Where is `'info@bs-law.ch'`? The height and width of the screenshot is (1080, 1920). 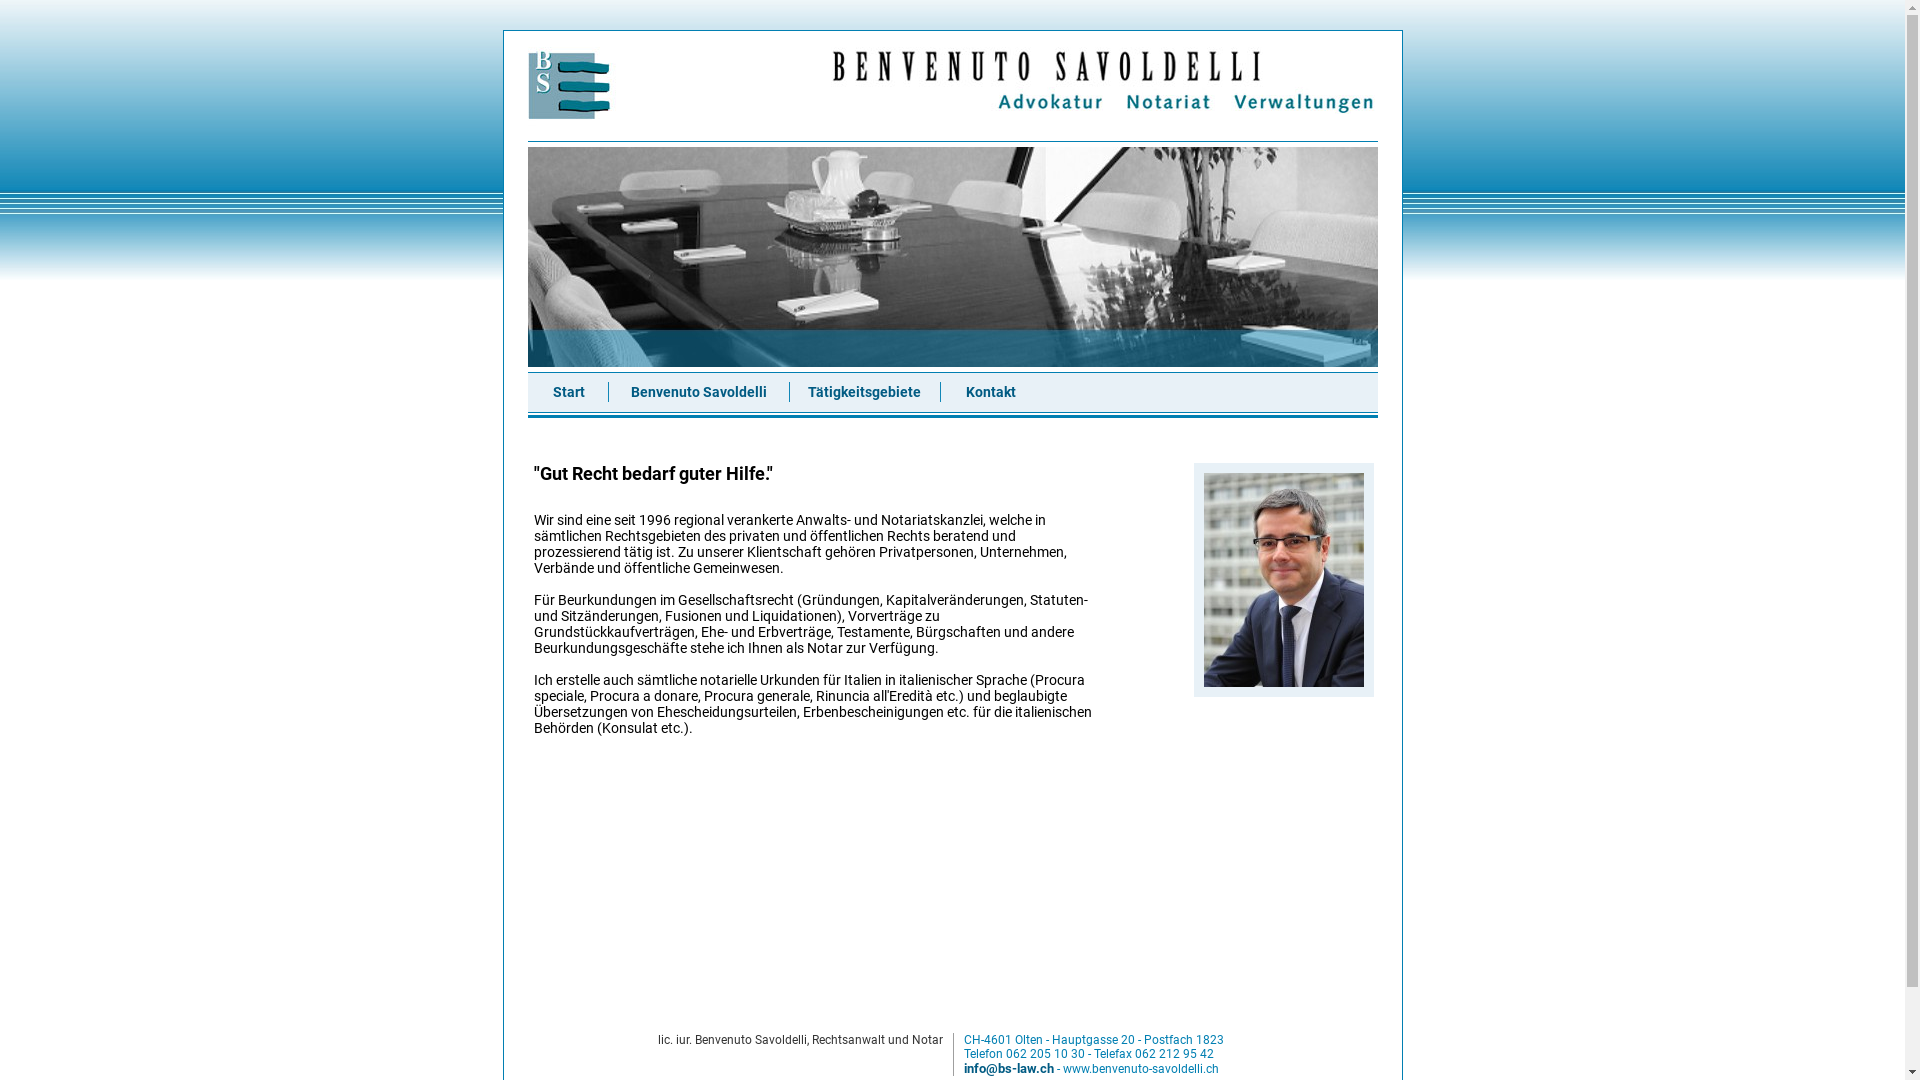 'info@bs-law.ch' is located at coordinates (1008, 1067).